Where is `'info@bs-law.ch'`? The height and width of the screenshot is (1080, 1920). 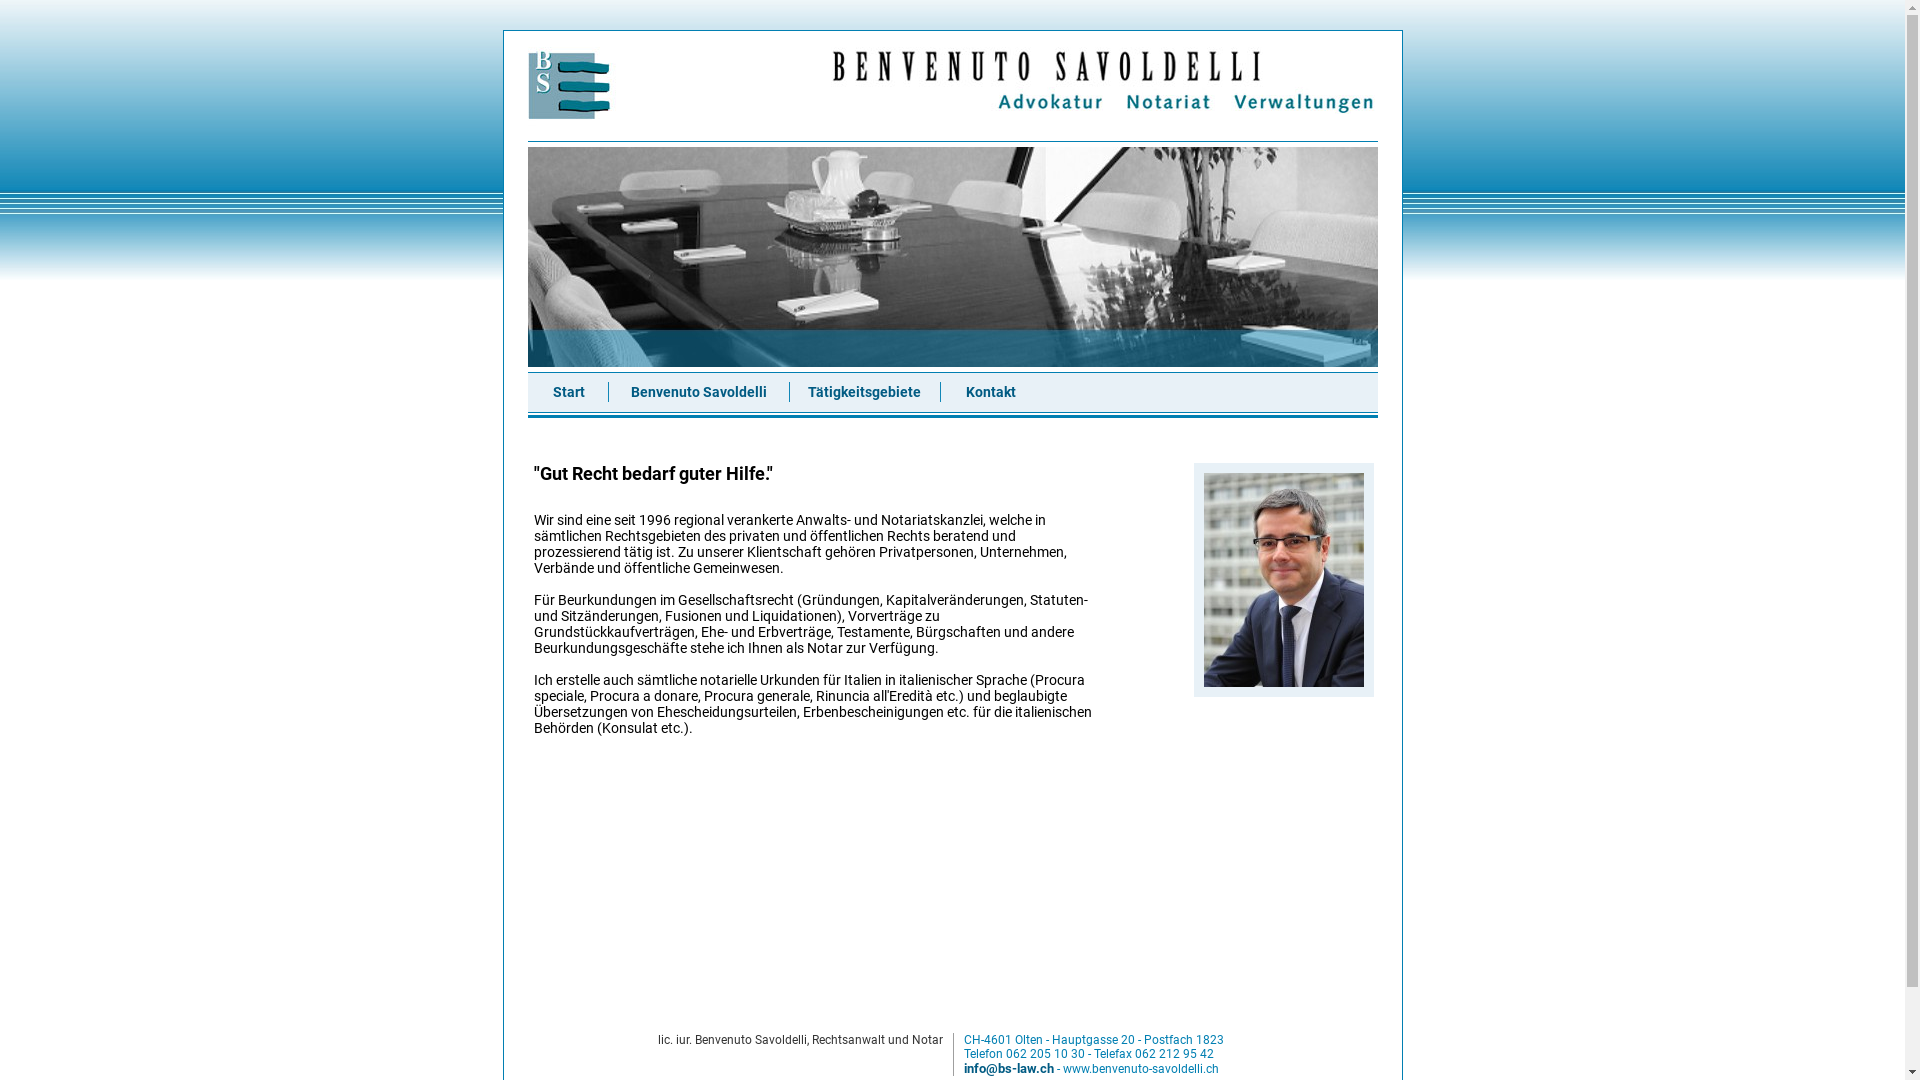 'info@bs-law.ch' is located at coordinates (1008, 1067).